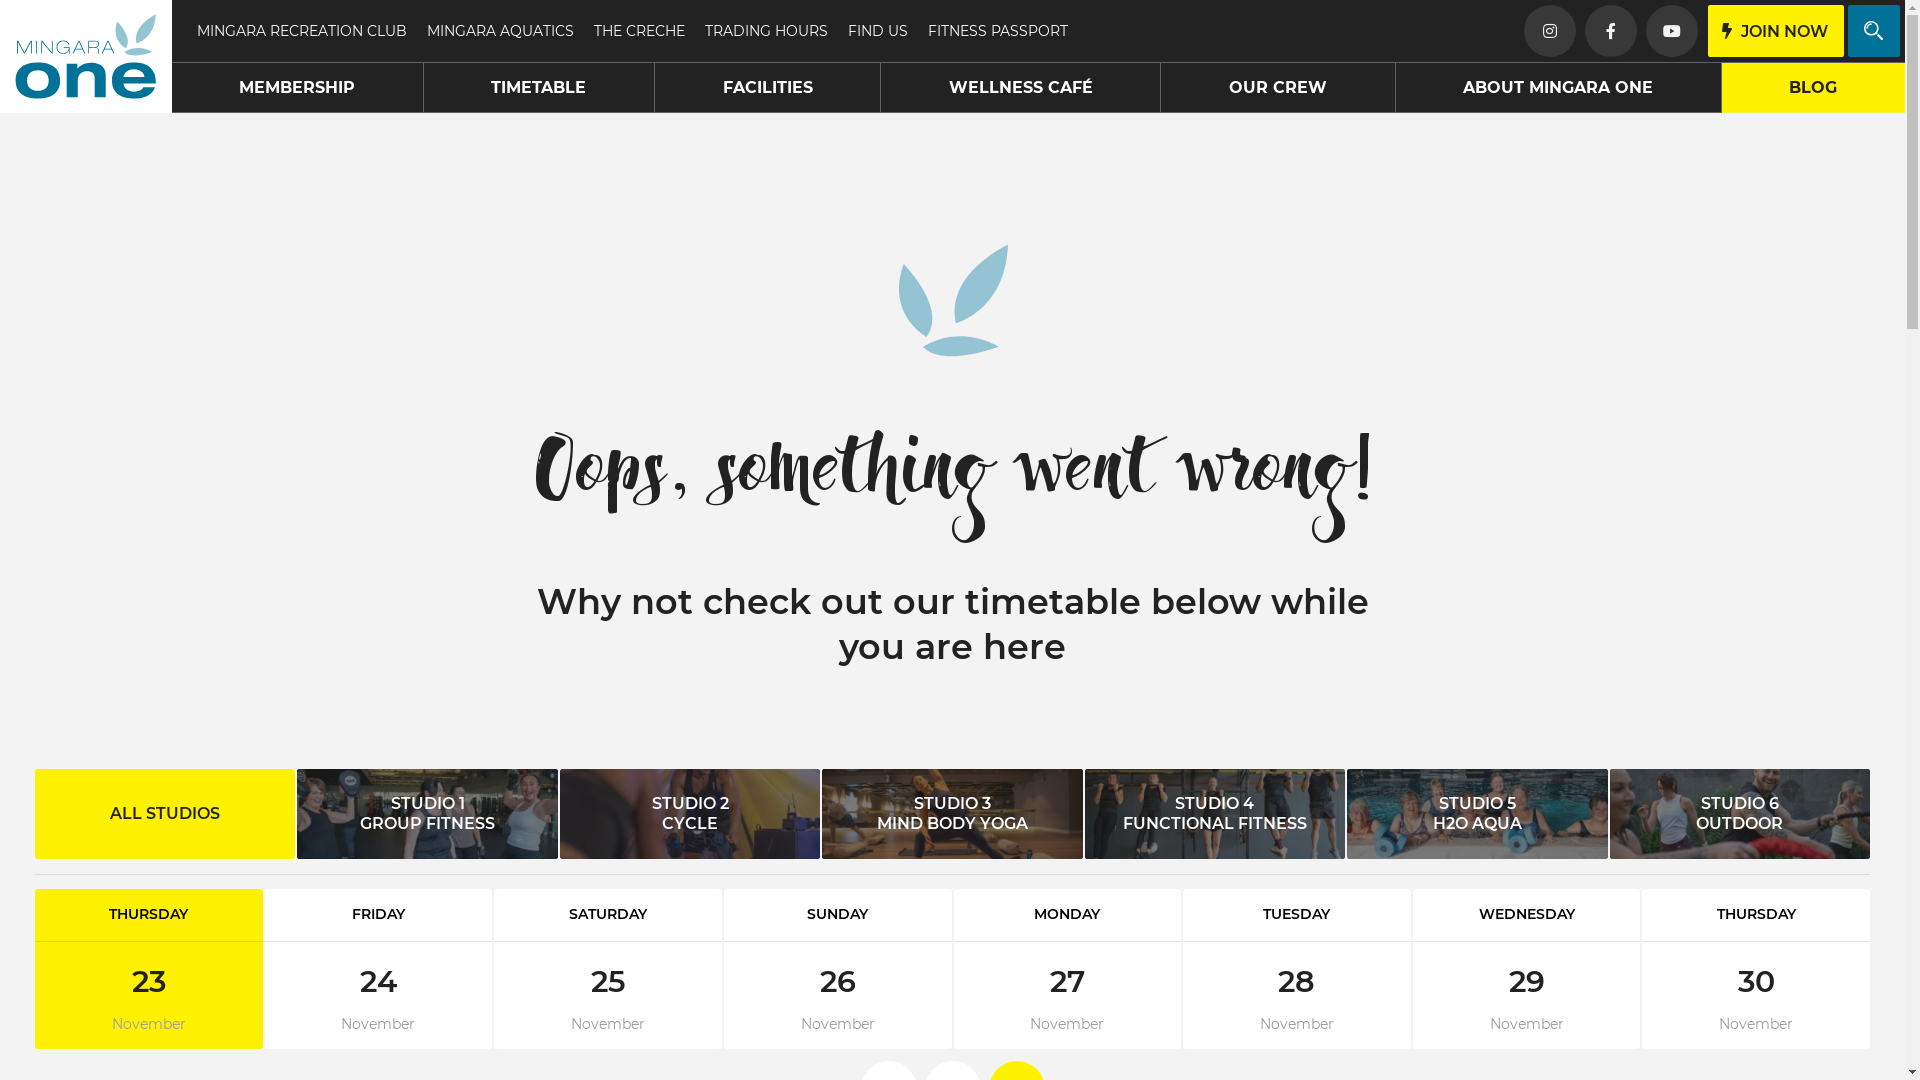 This screenshot has height=1080, width=1920. I want to click on 'MINGARA RECREATION CLUB', so click(300, 30).